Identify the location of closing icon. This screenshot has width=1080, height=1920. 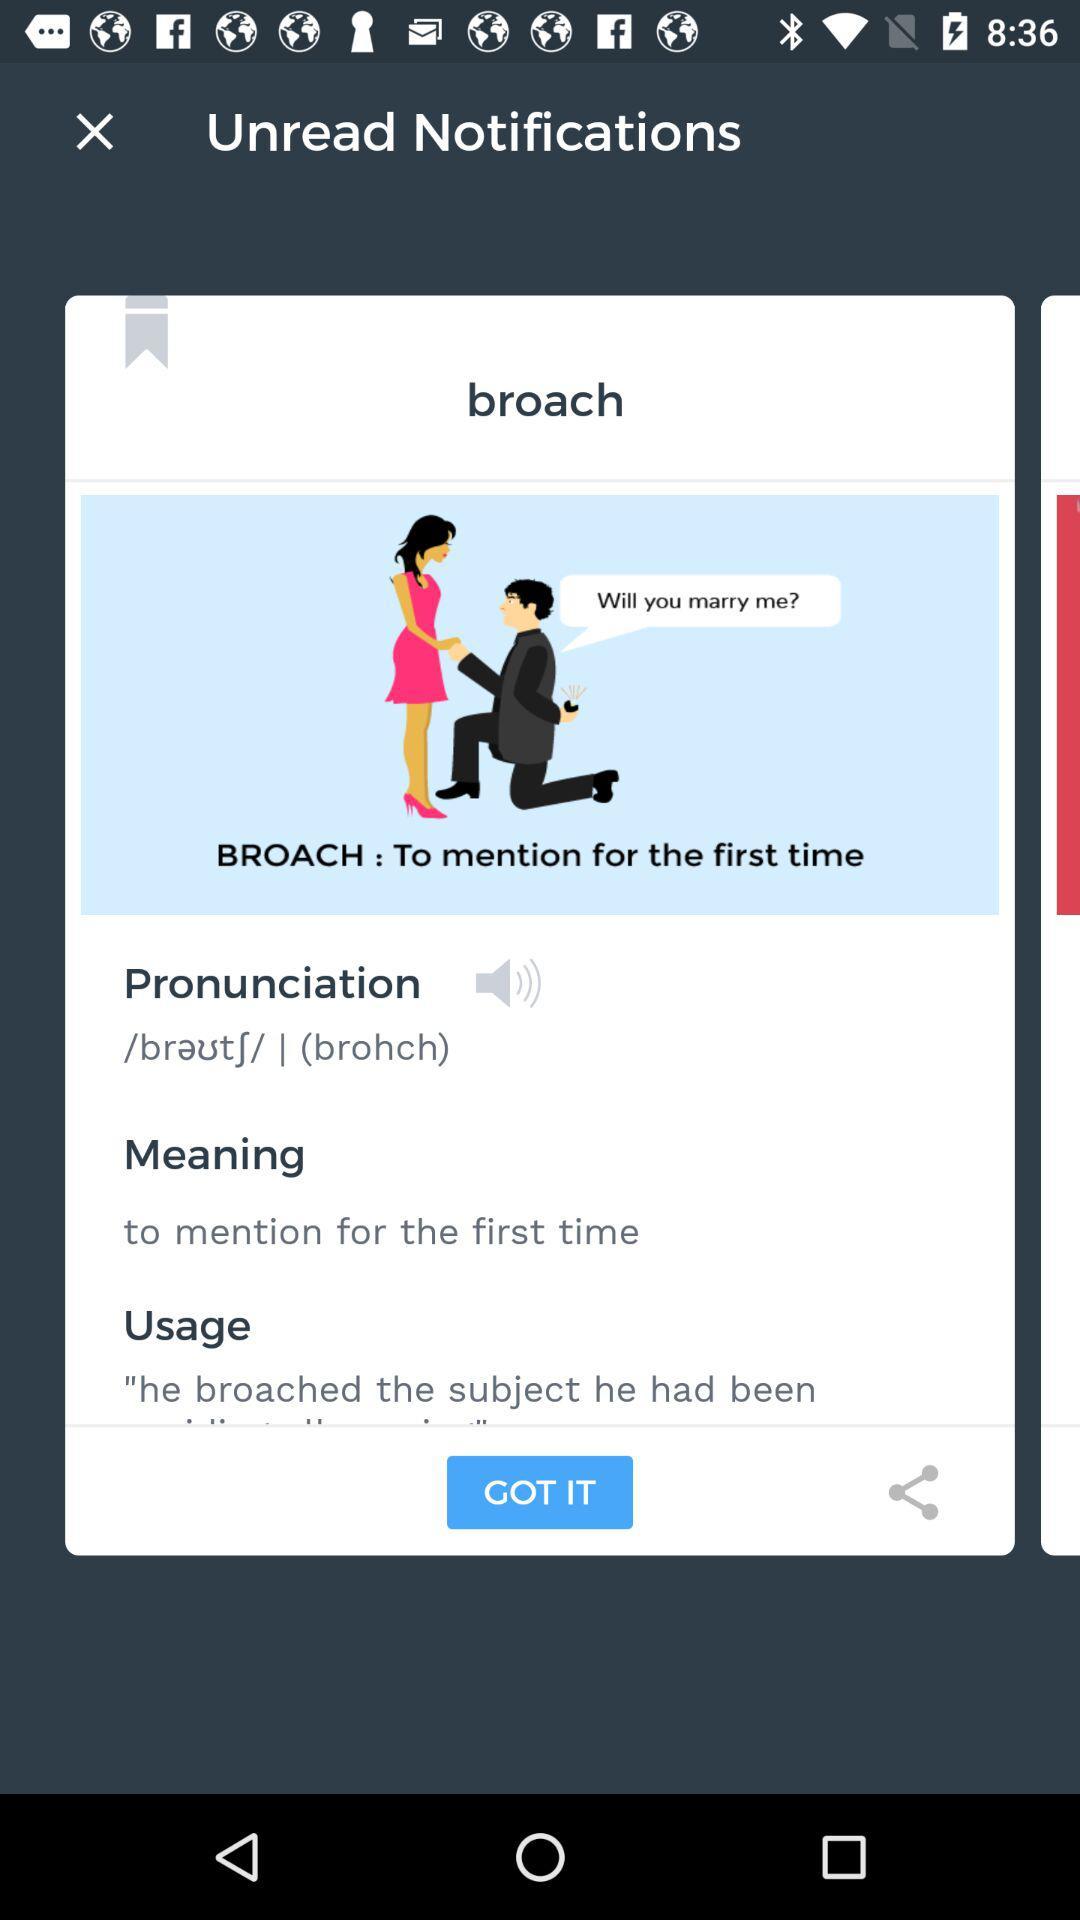
(94, 130).